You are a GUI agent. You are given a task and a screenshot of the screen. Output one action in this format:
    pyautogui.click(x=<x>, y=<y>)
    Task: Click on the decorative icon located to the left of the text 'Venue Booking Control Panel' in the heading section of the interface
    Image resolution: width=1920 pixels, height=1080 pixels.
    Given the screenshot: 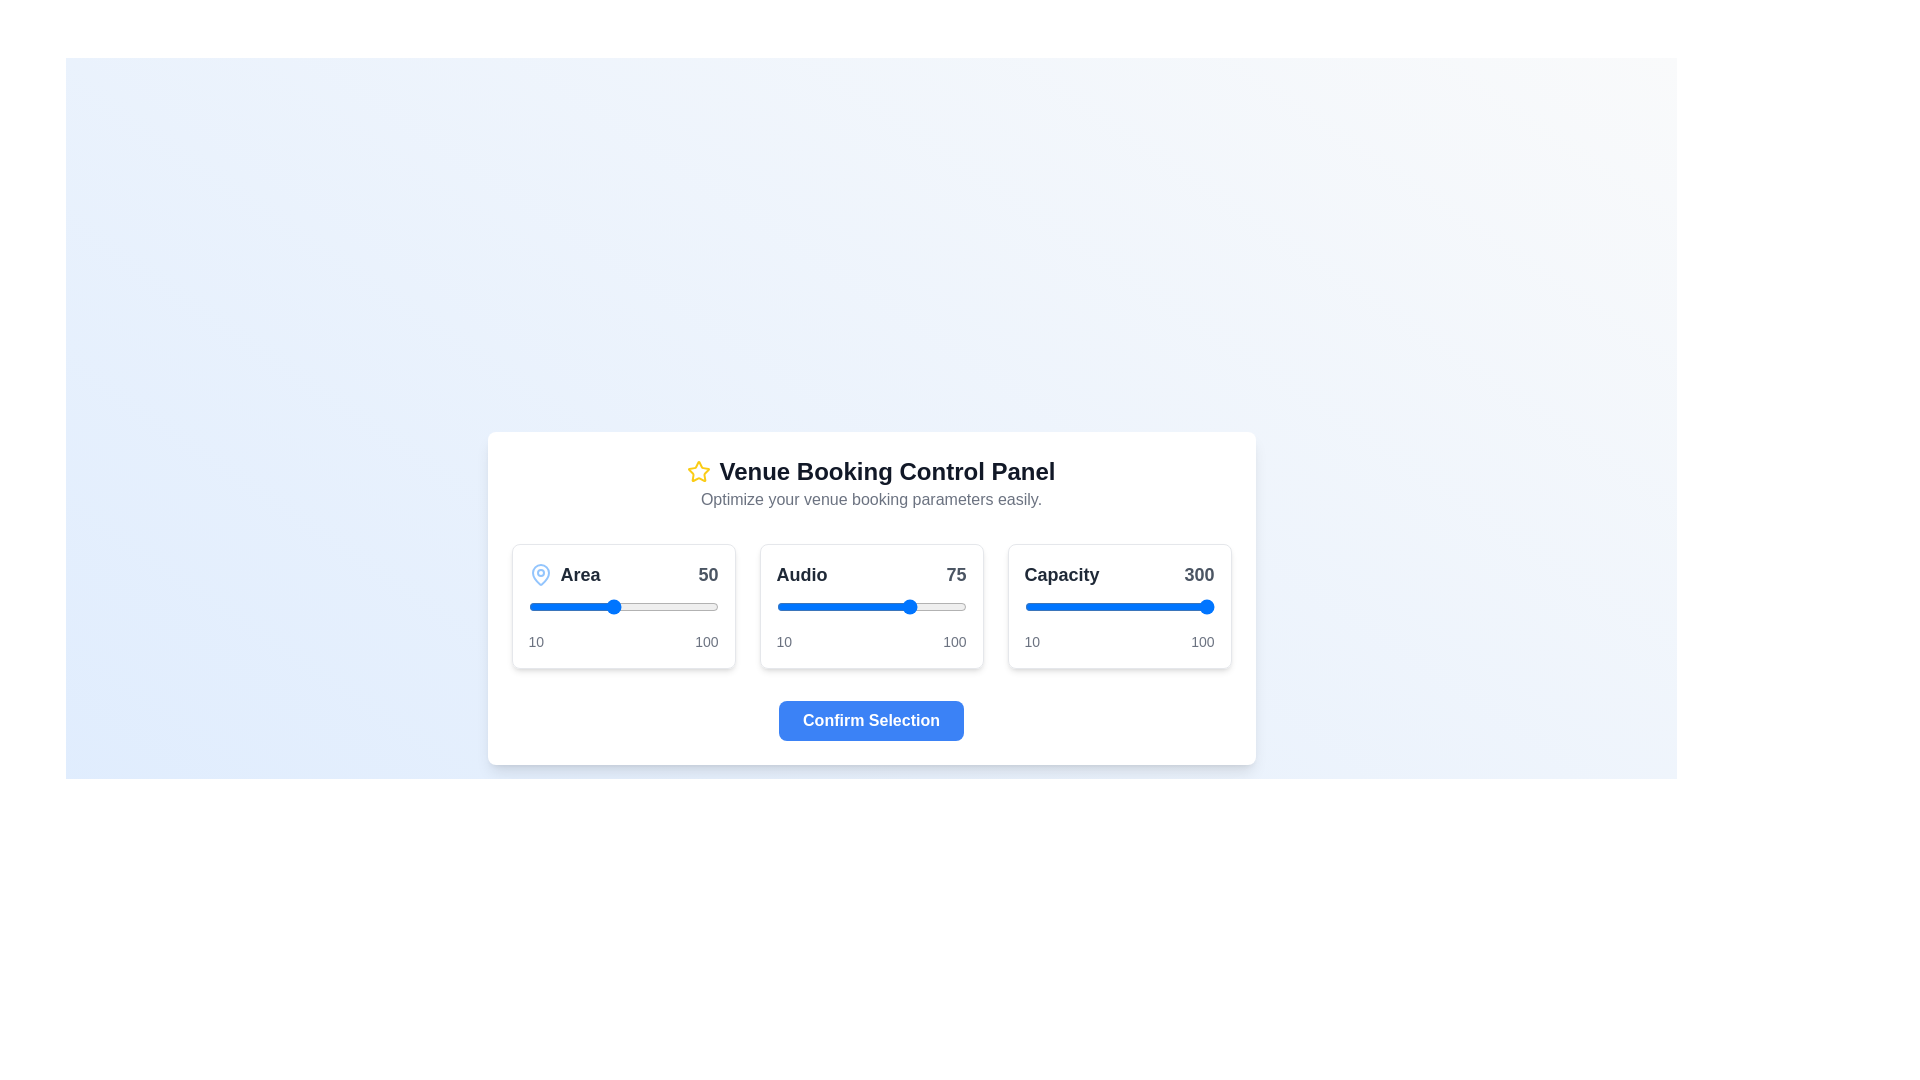 What is the action you would take?
    pyautogui.click(x=699, y=471)
    